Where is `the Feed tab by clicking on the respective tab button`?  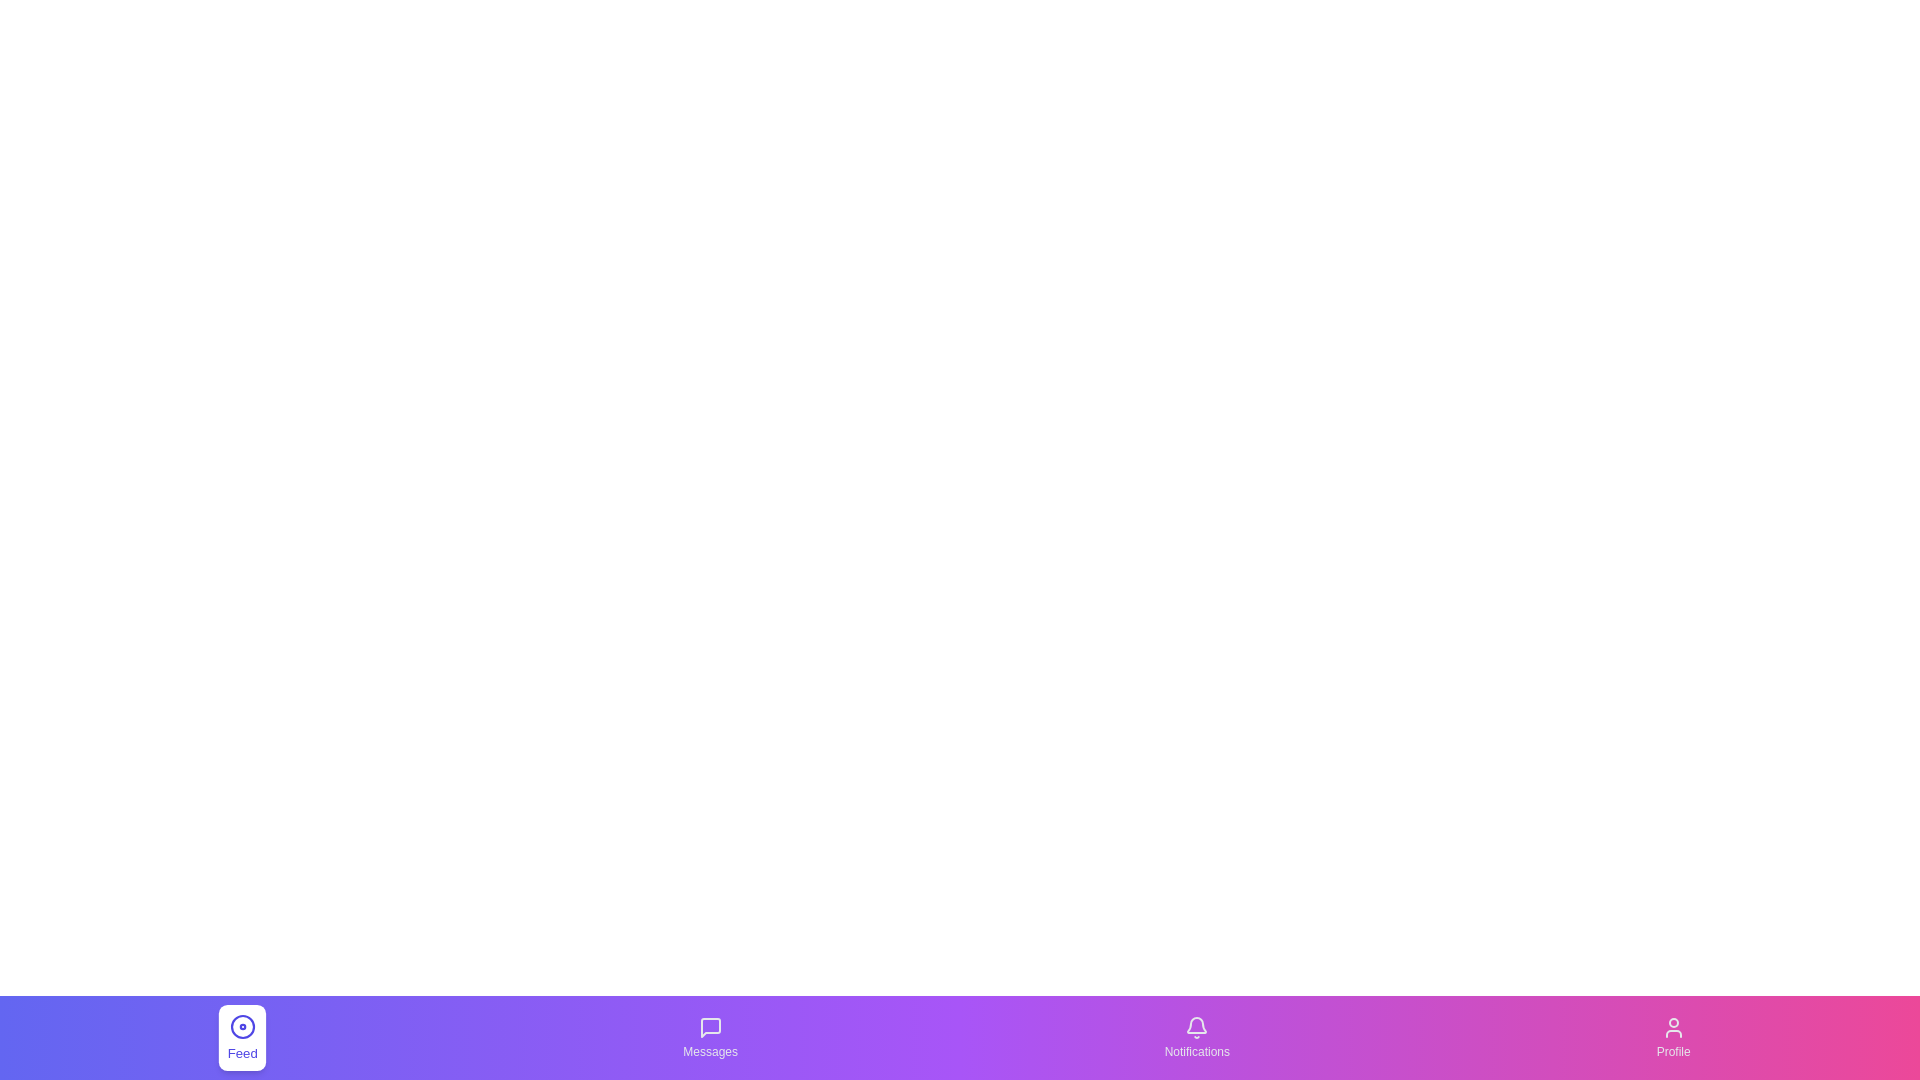
the Feed tab by clicking on the respective tab button is located at coordinates (242, 1036).